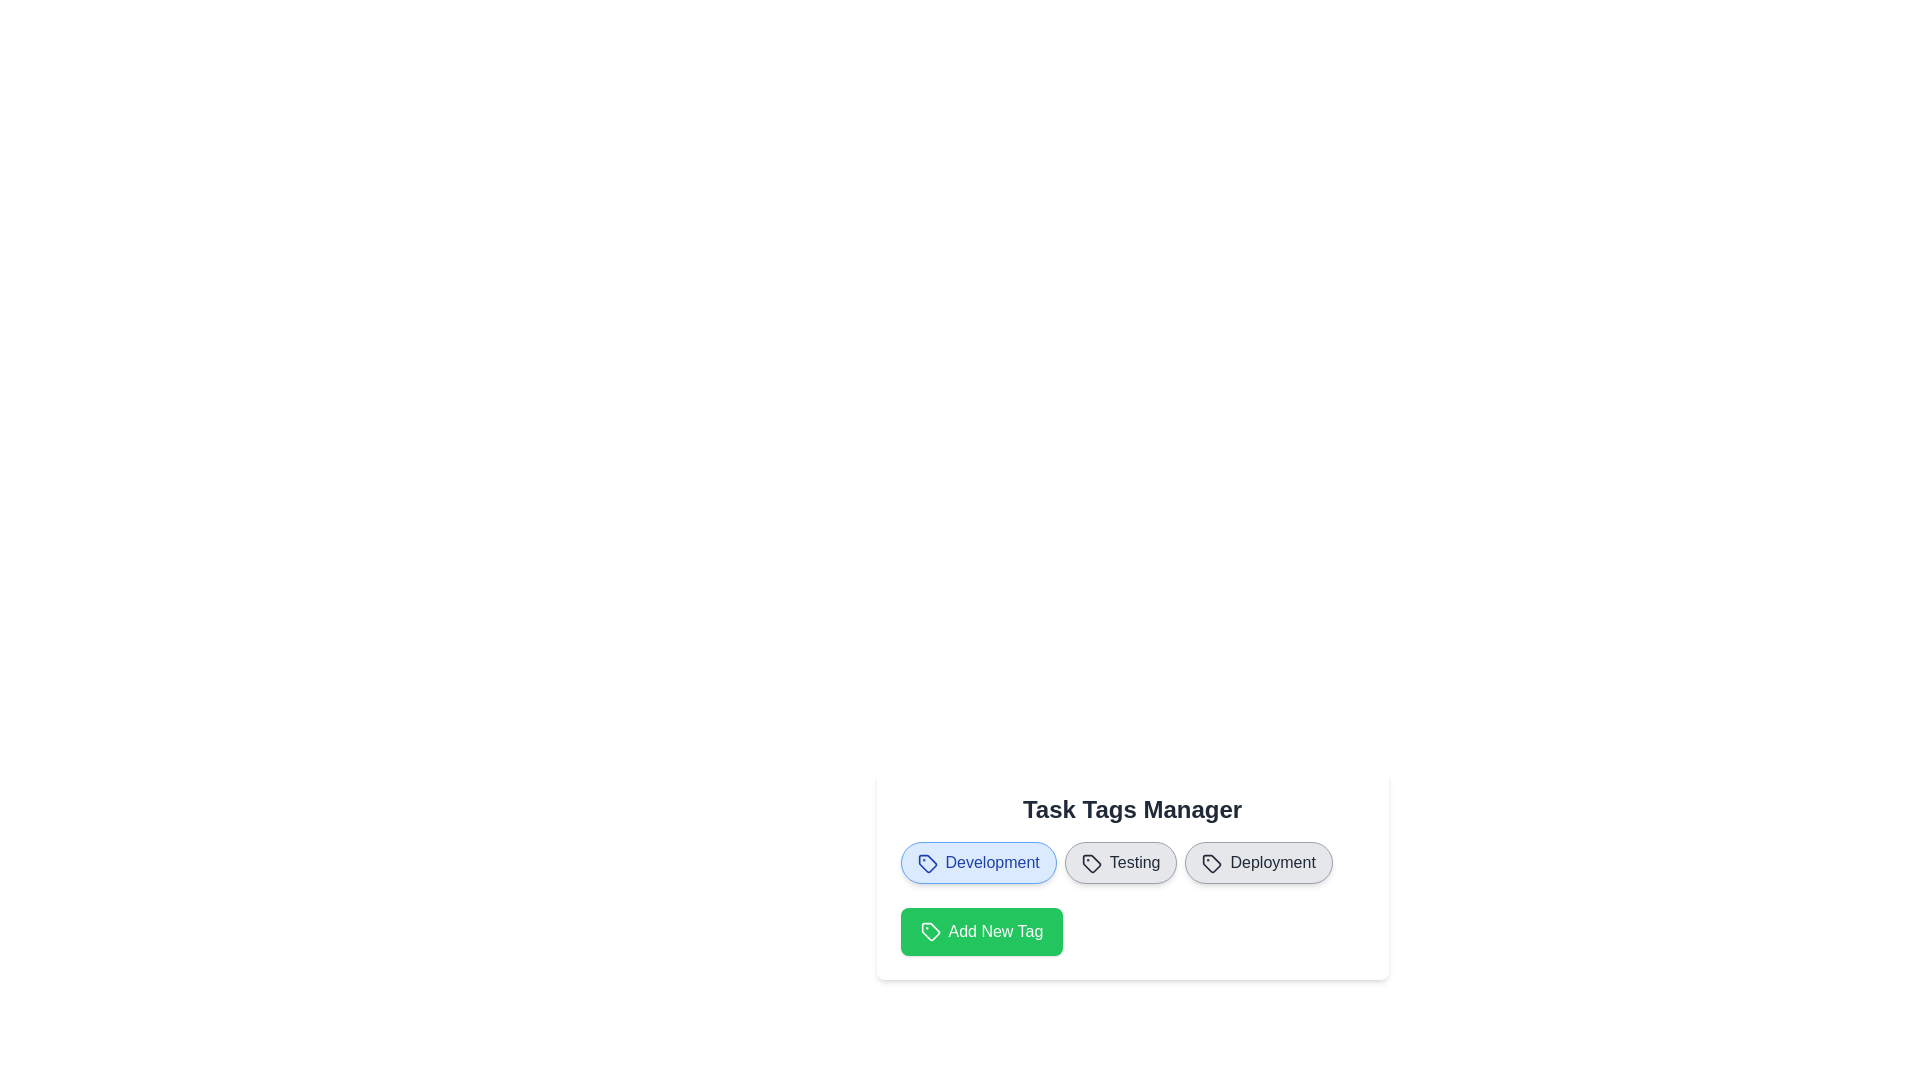 The width and height of the screenshot is (1920, 1080). I want to click on the SVG icon located to the left of the 'Development' text within the 'Development' tag in the 'Task Tags Manager' section, so click(926, 862).